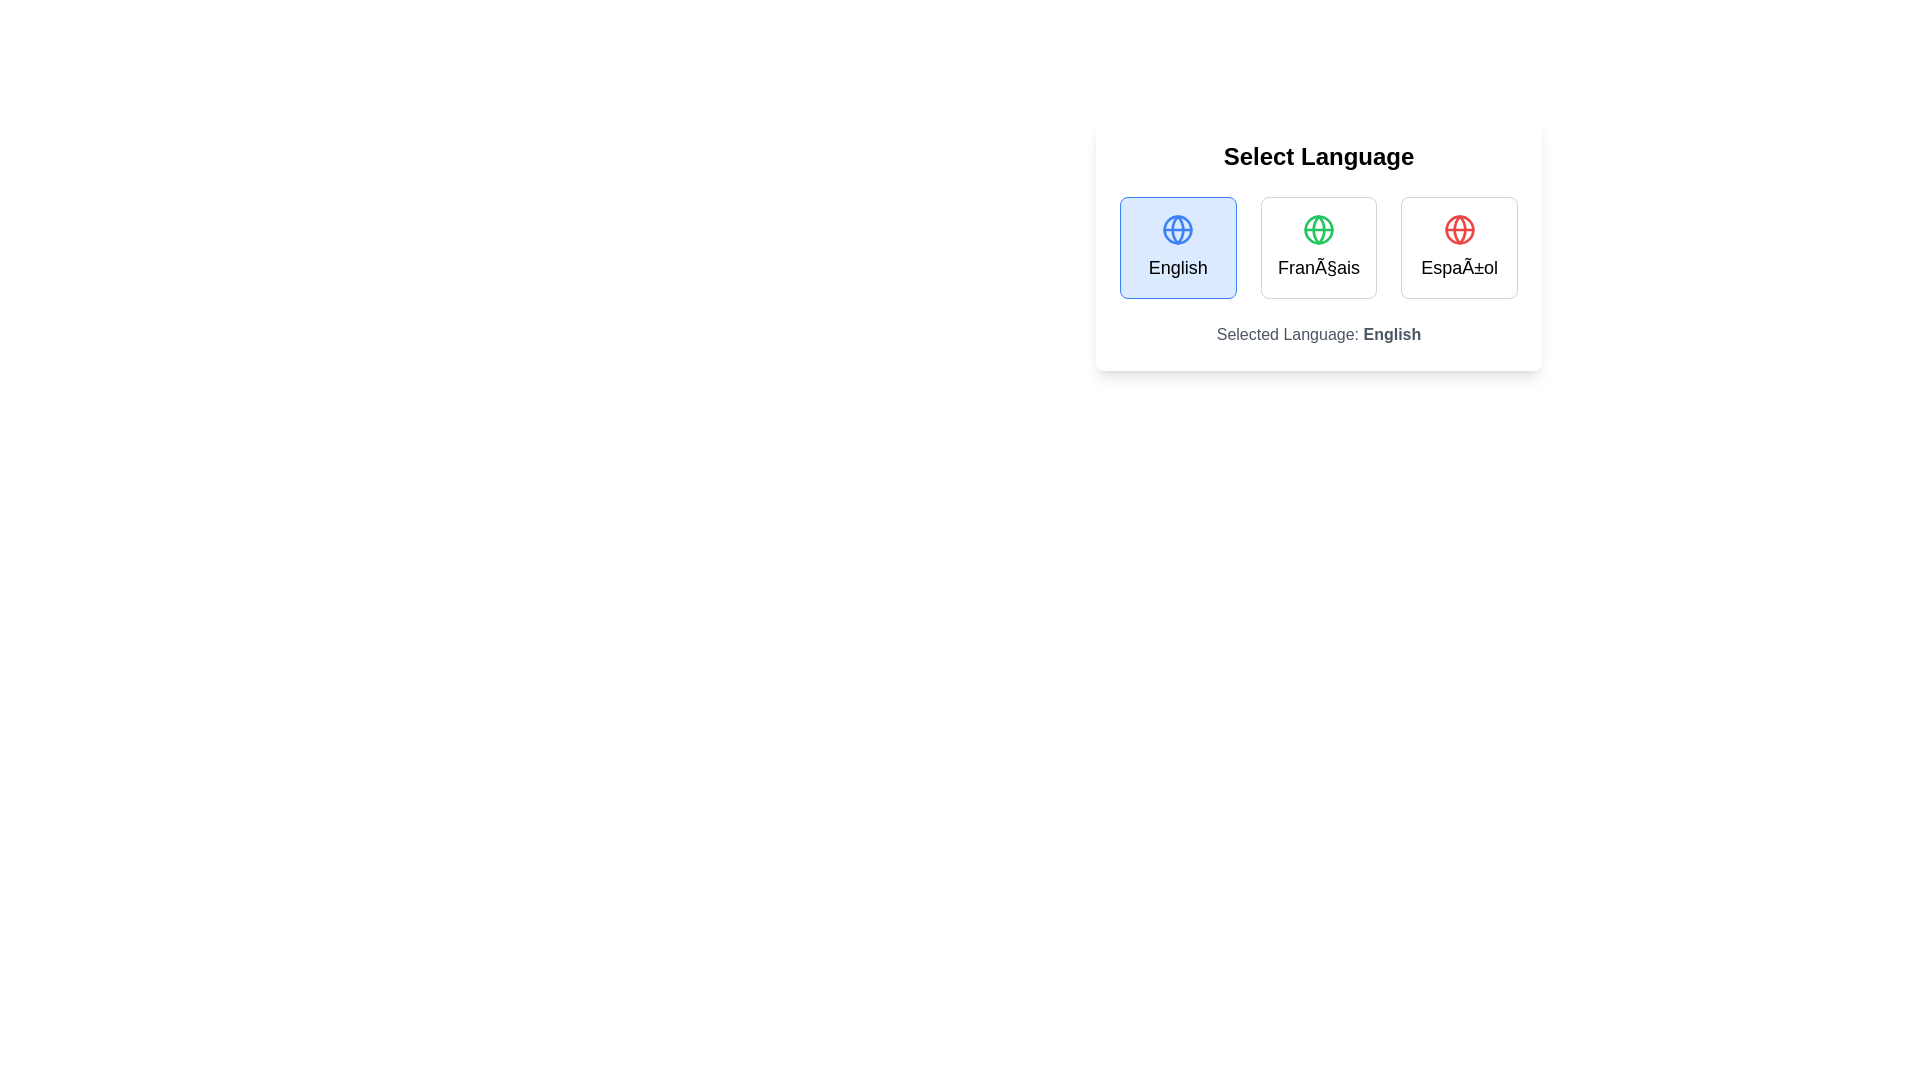 Image resolution: width=1920 pixels, height=1080 pixels. I want to click on the language English by clicking on its corresponding button, so click(1177, 246).